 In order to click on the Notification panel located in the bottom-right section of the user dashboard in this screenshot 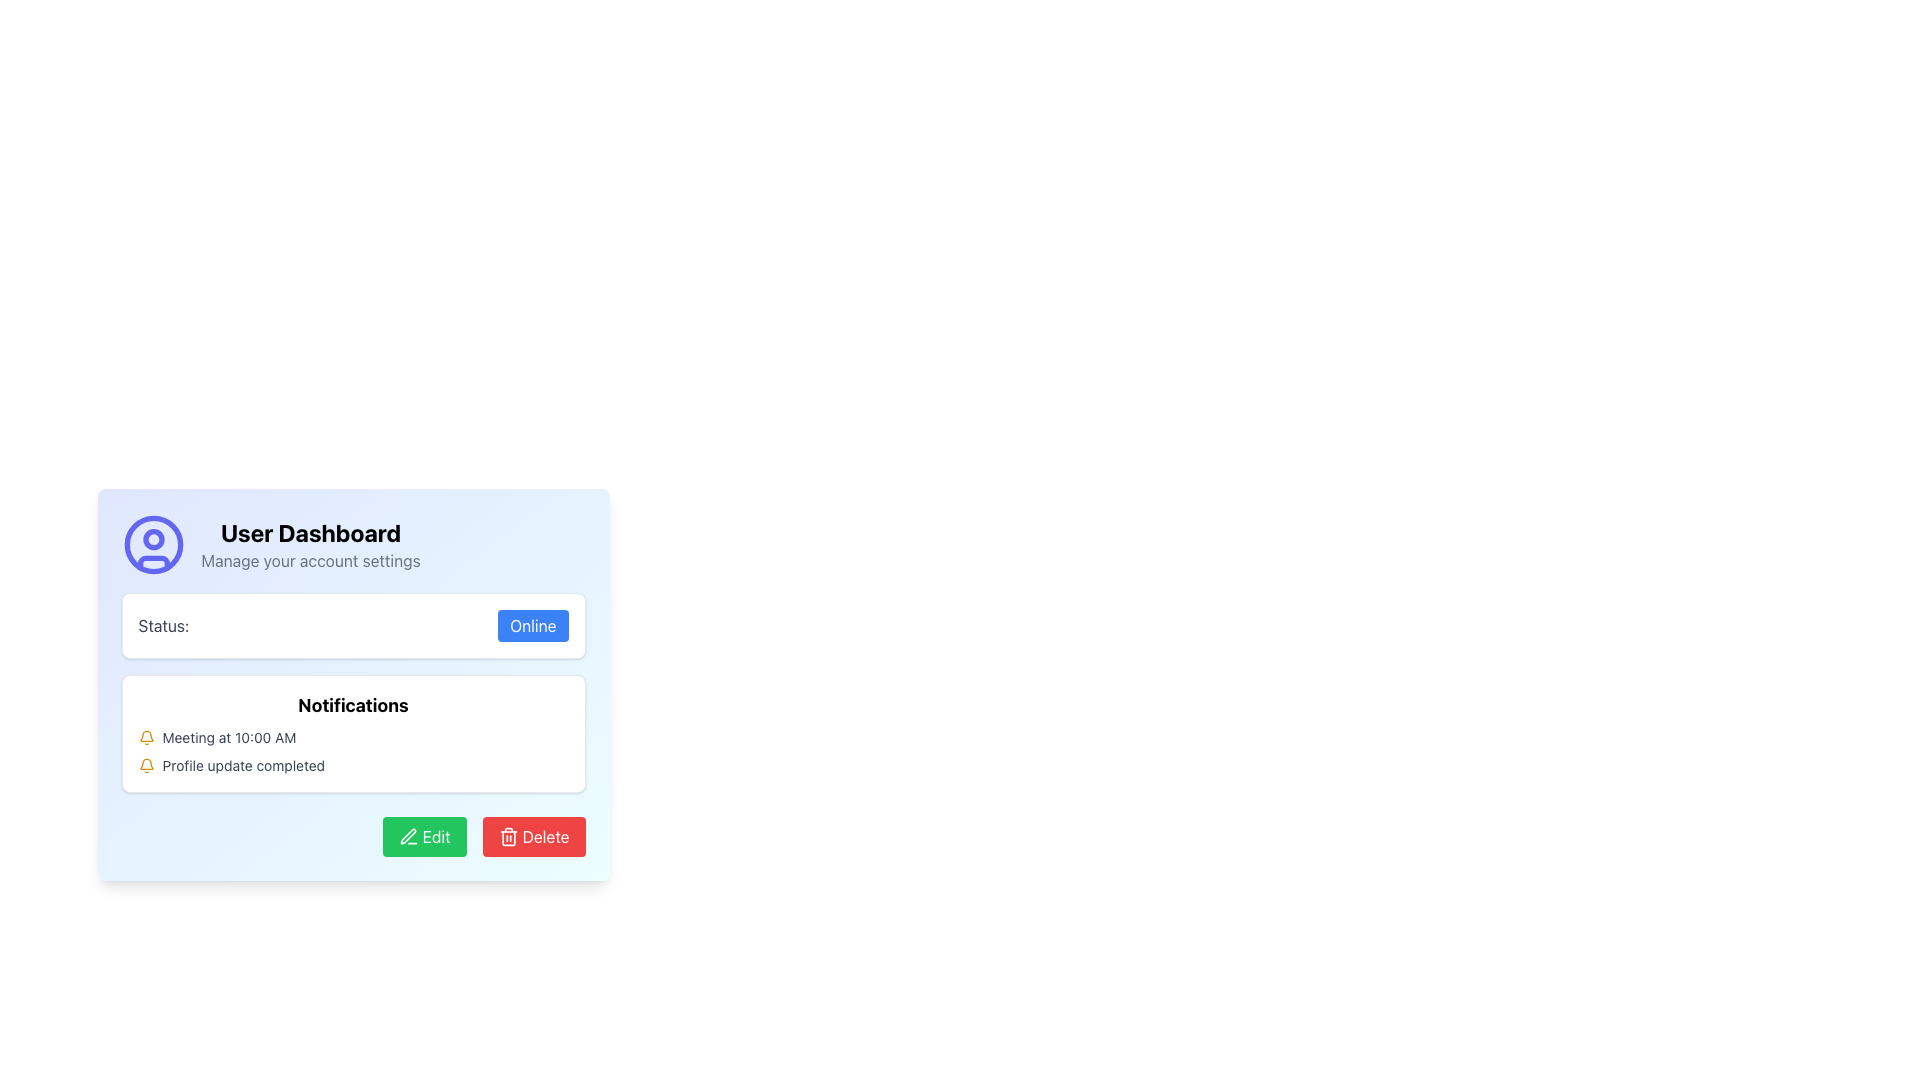, I will do `click(353, 692)`.